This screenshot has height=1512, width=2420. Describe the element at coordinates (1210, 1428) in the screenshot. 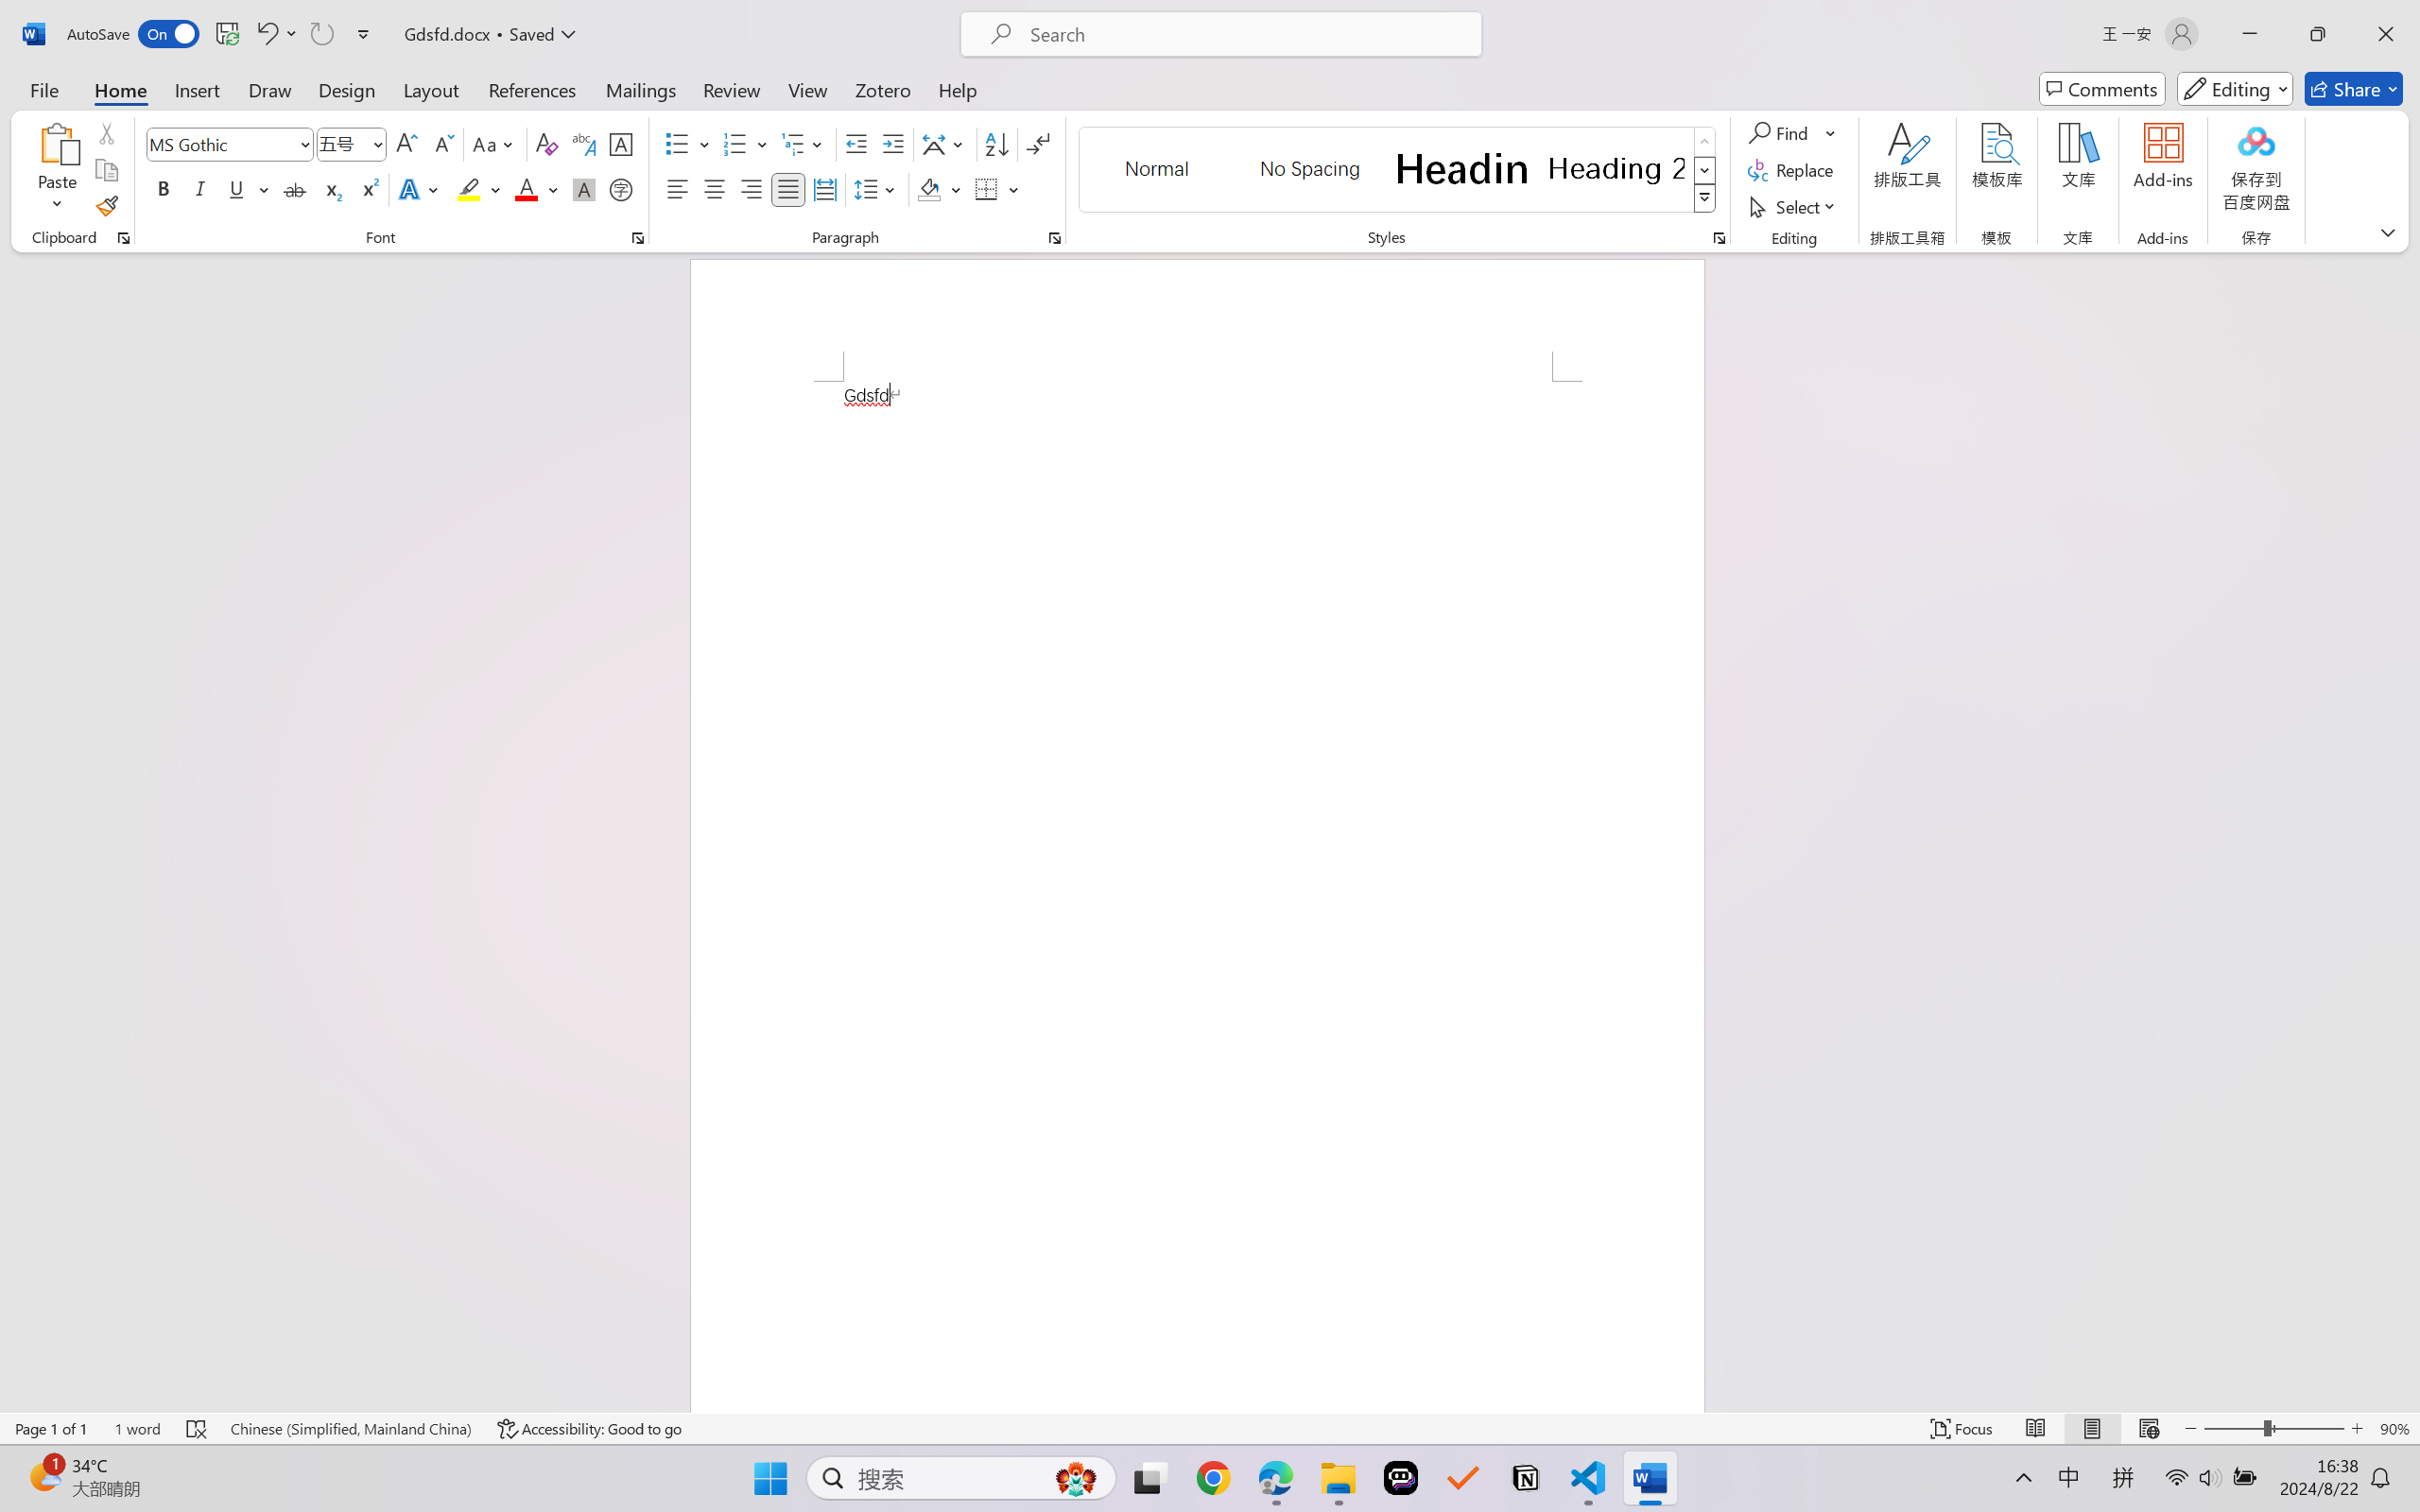

I see `'Class: MsoCommandBar'` at that location.